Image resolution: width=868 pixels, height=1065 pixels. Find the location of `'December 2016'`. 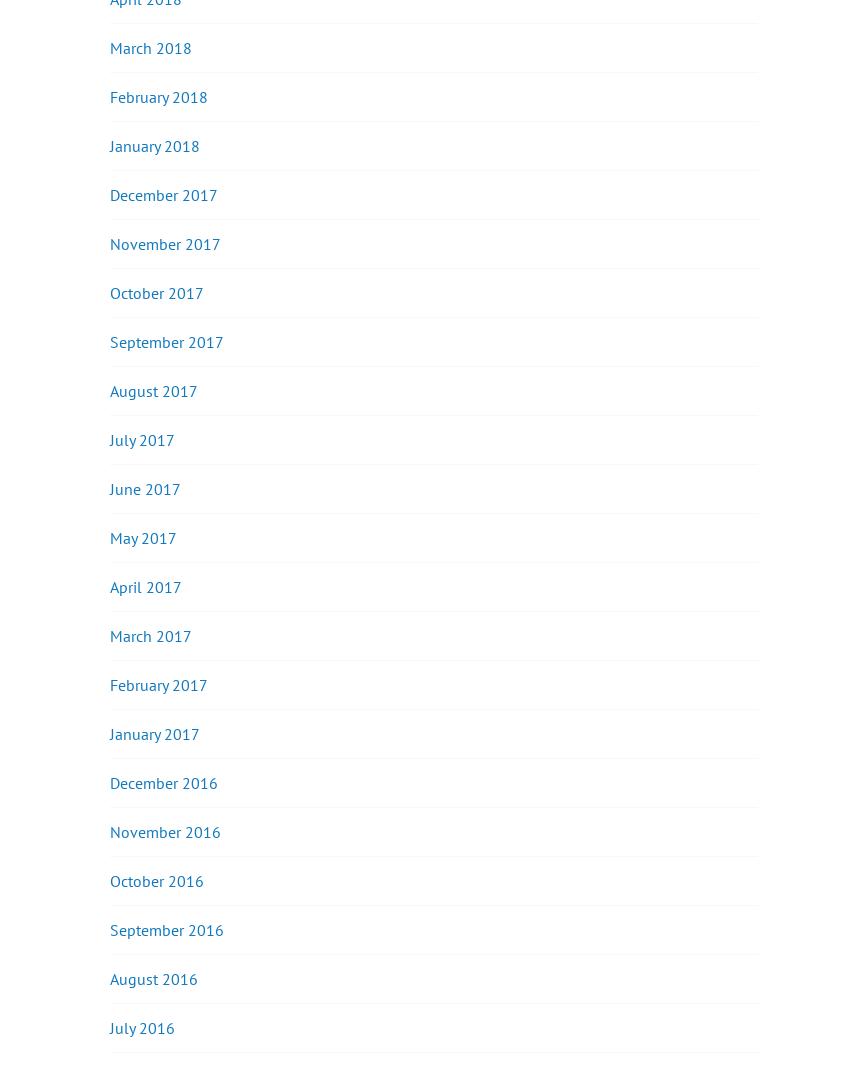

'December 2016' is located at coordinates (163, 782).